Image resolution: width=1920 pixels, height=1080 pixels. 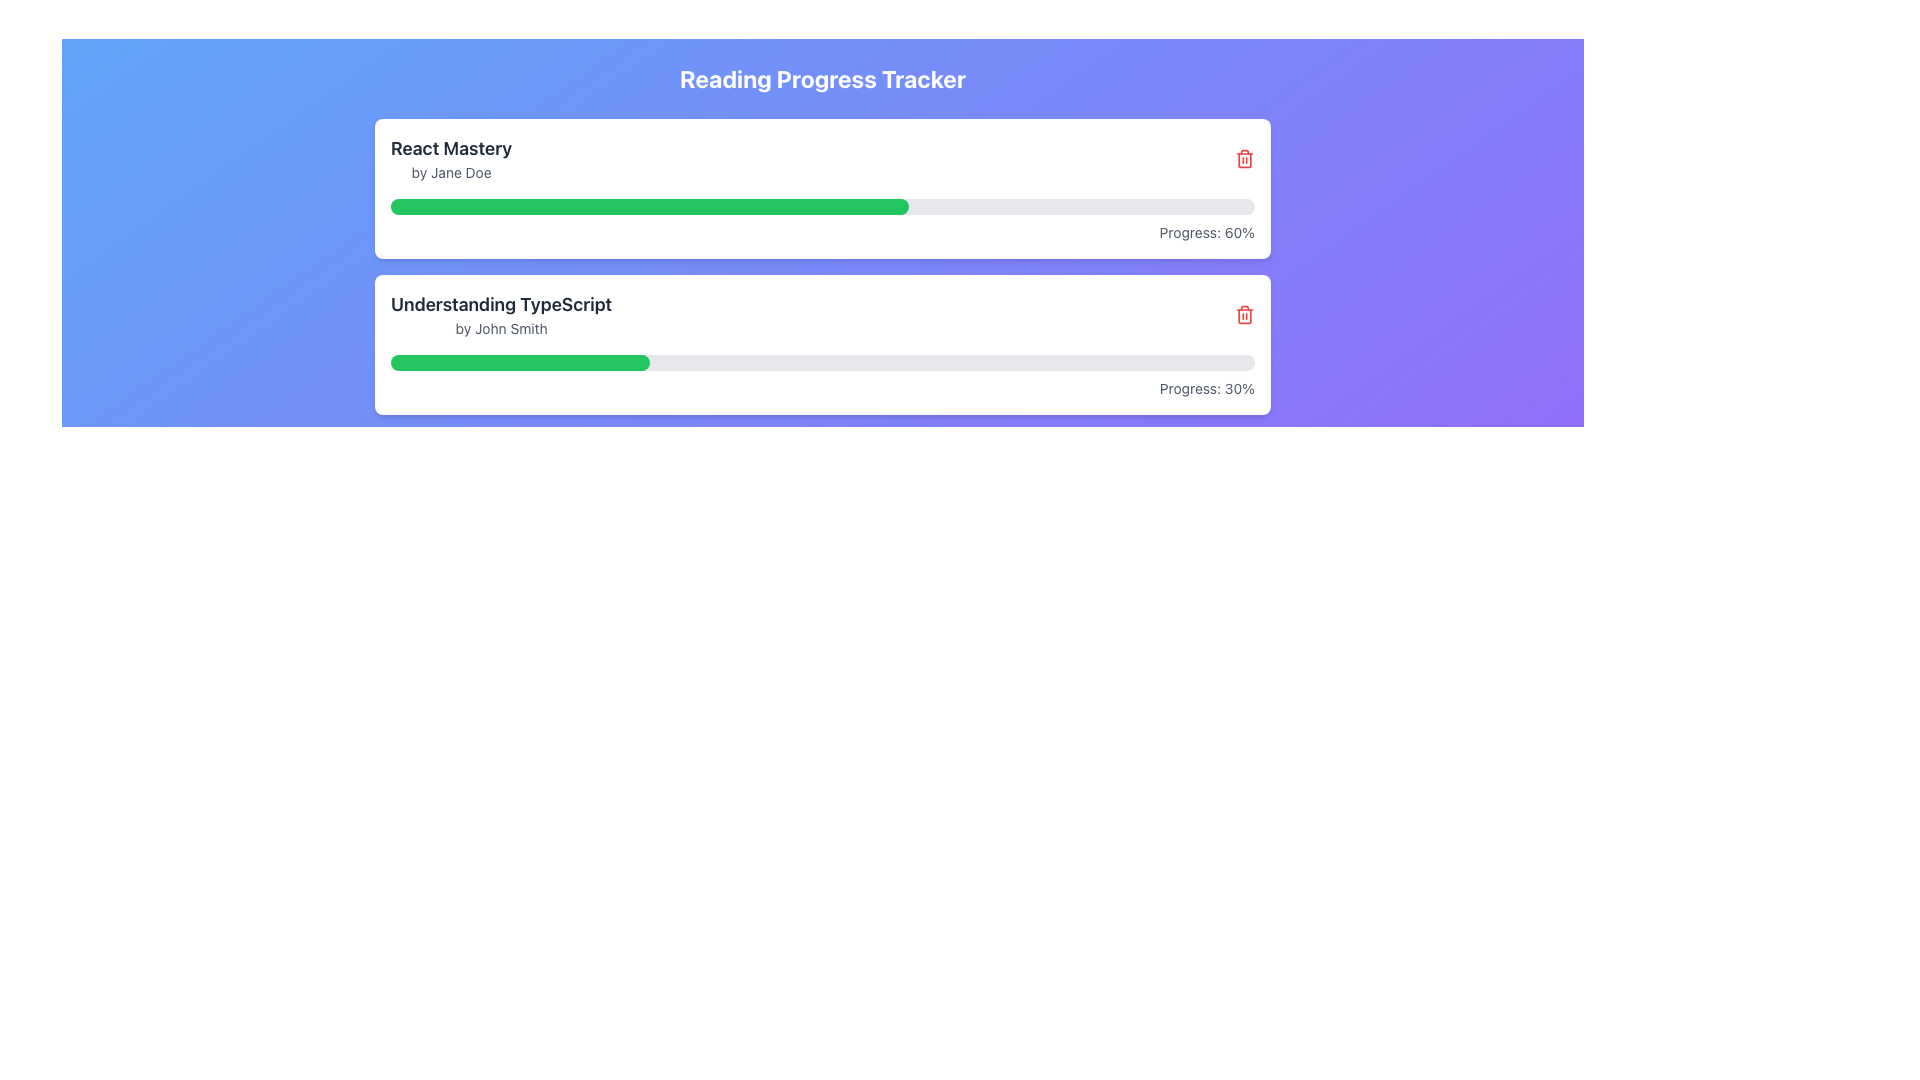 What do you see at coordinates (1243, 315) in the screenshot?
I see `the delete button located at the top right corner of the course card for 'Understanding TypeScript'` at bounding box center [1243, 315].